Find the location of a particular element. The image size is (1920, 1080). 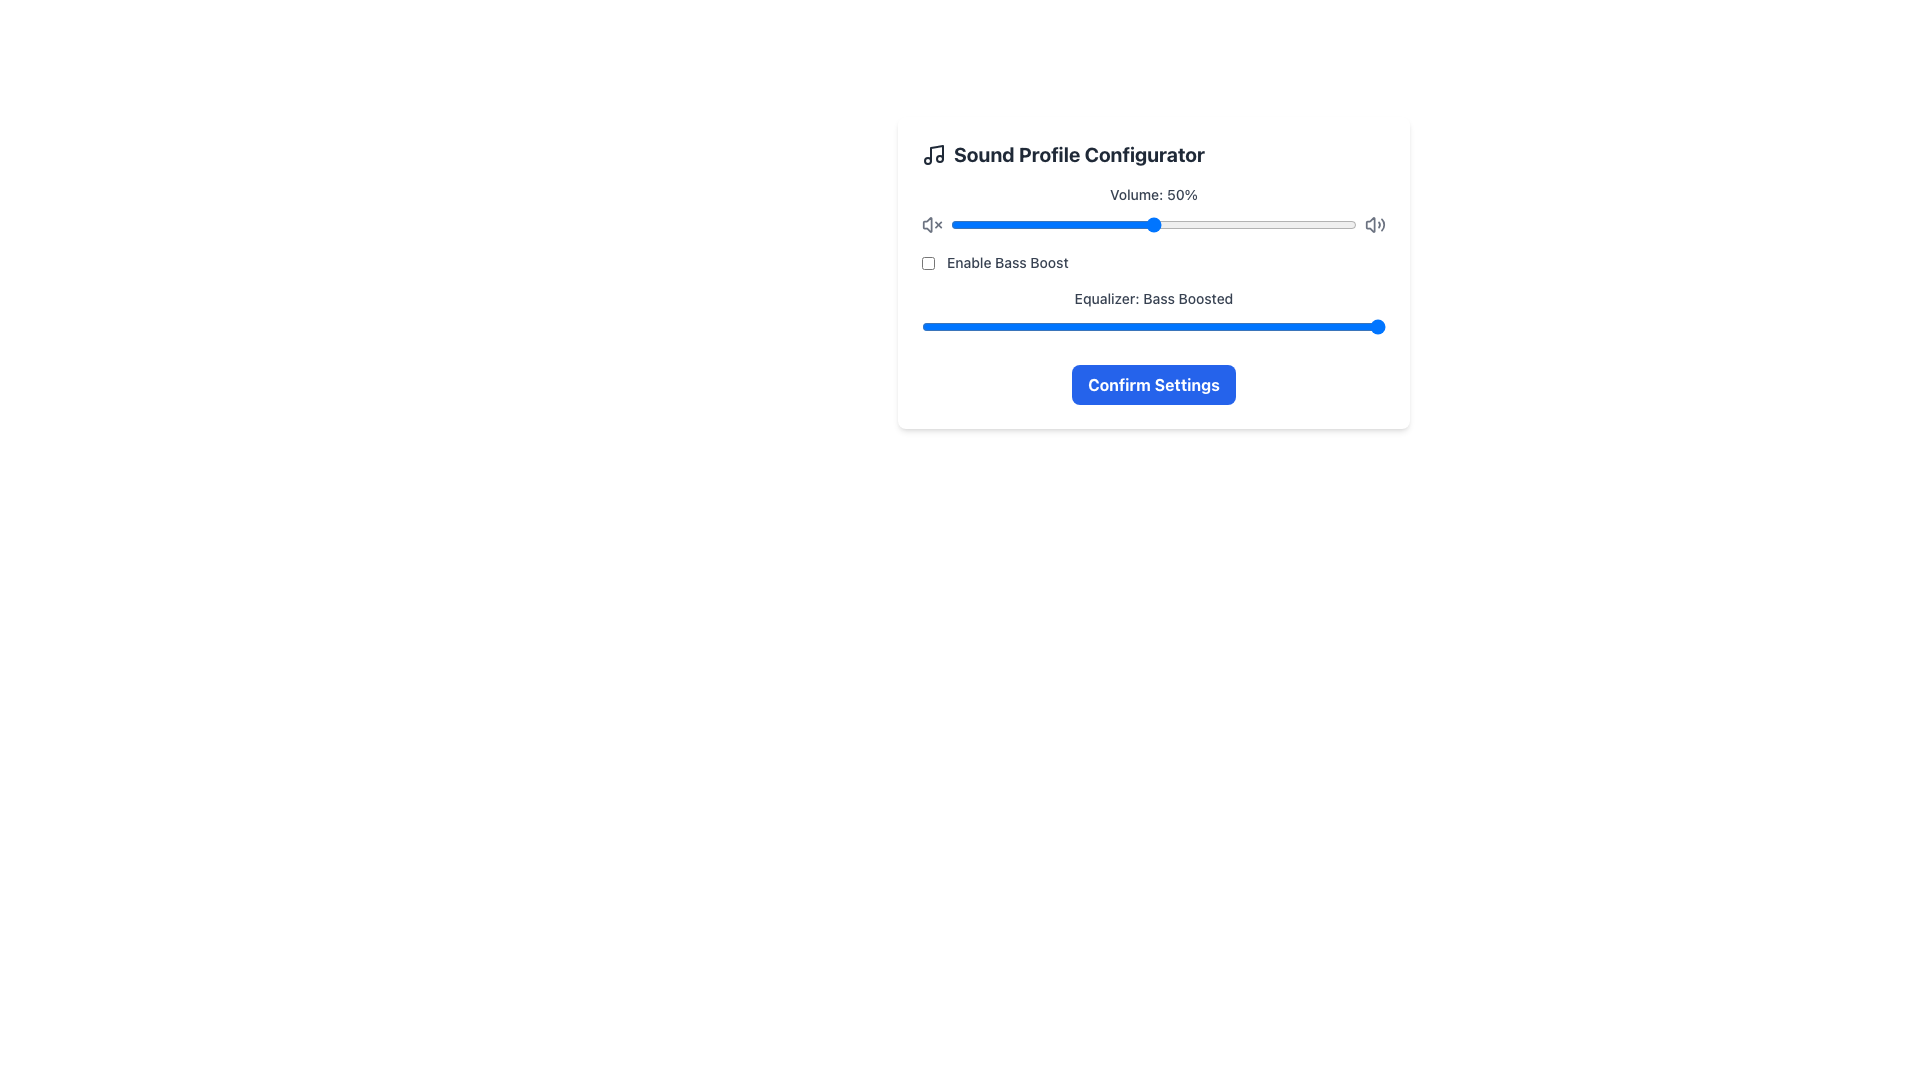

the text label displaying 'Volume: 50%' in gray font, positioned above the volume slider in the Sound Profile Configurator section is located at coordinates (1153, 195).